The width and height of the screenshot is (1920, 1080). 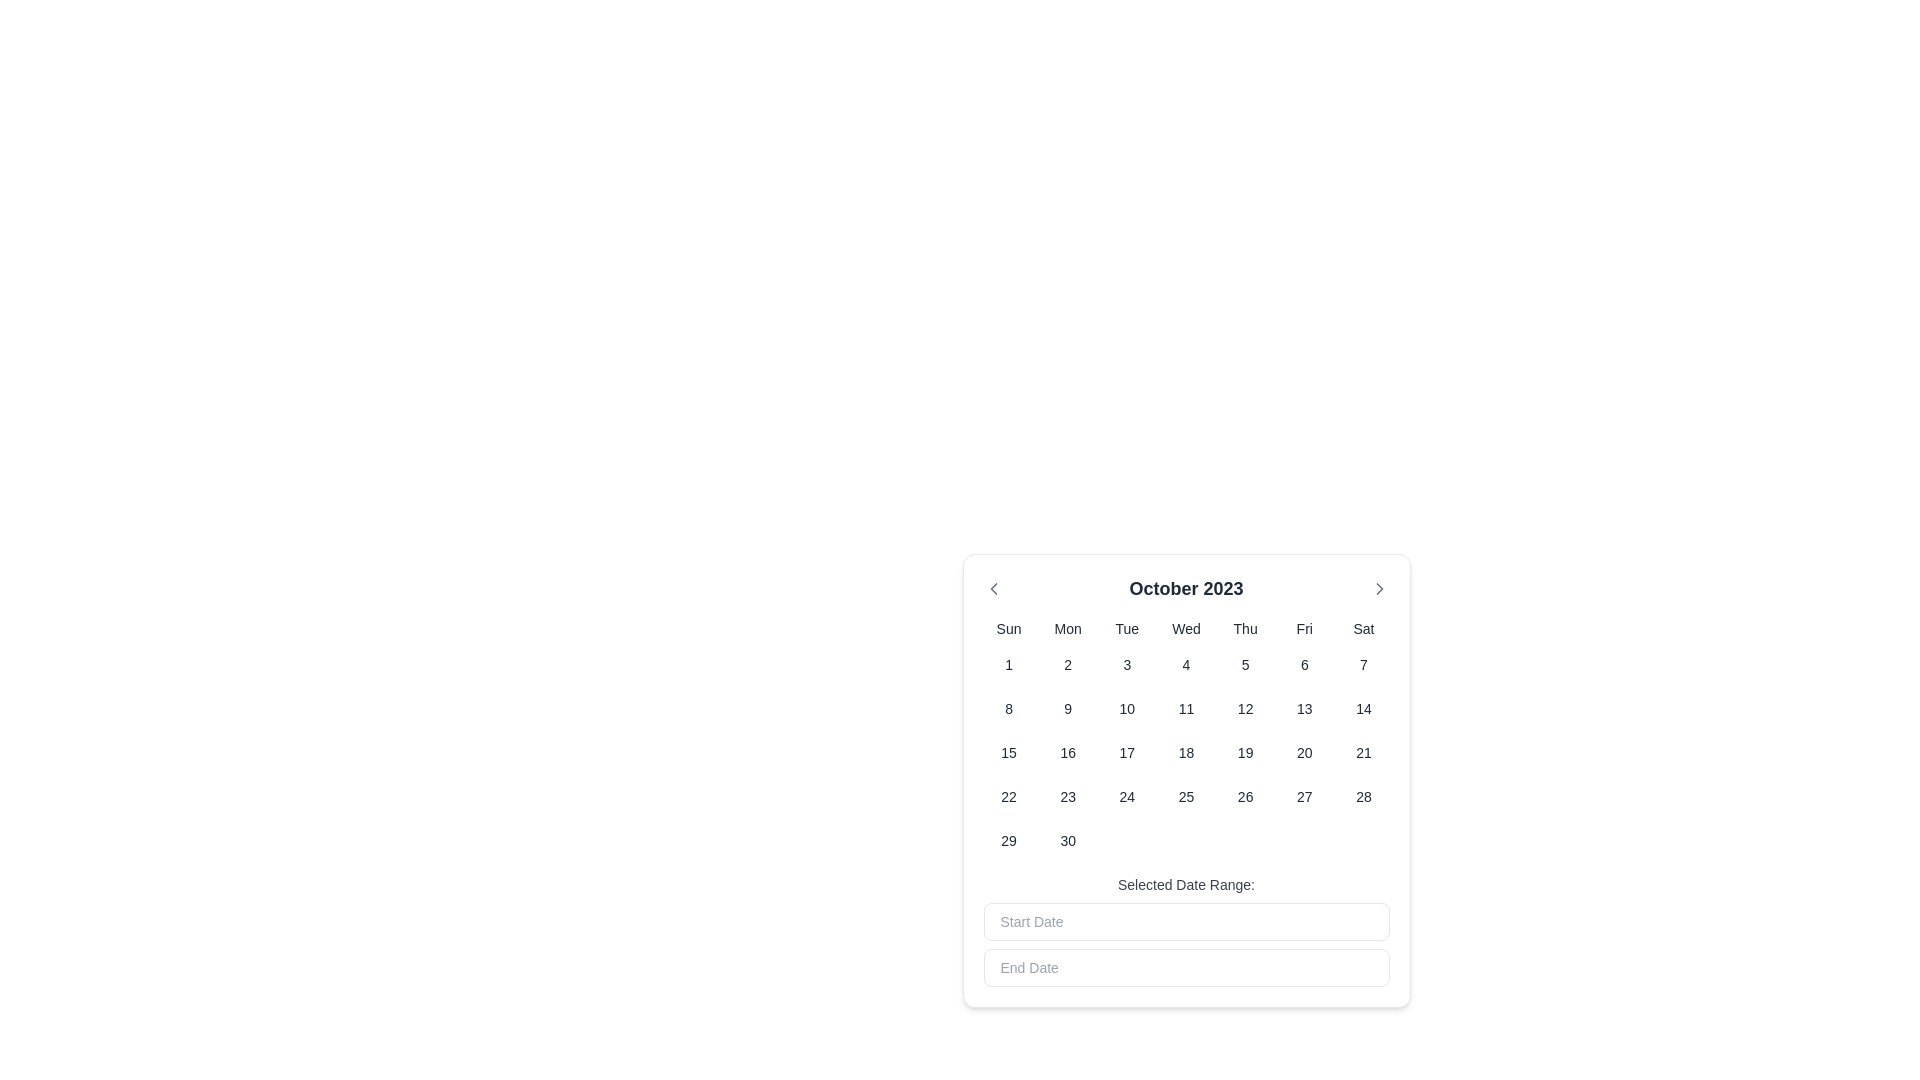 What do you see at coordinates (1244, 627) in the screenshot?
I see `the 'Thu' label in the calendar interface, which is the fifth day abbreviation in the top row of the calendar grid` at bounding box center [1244, 627].